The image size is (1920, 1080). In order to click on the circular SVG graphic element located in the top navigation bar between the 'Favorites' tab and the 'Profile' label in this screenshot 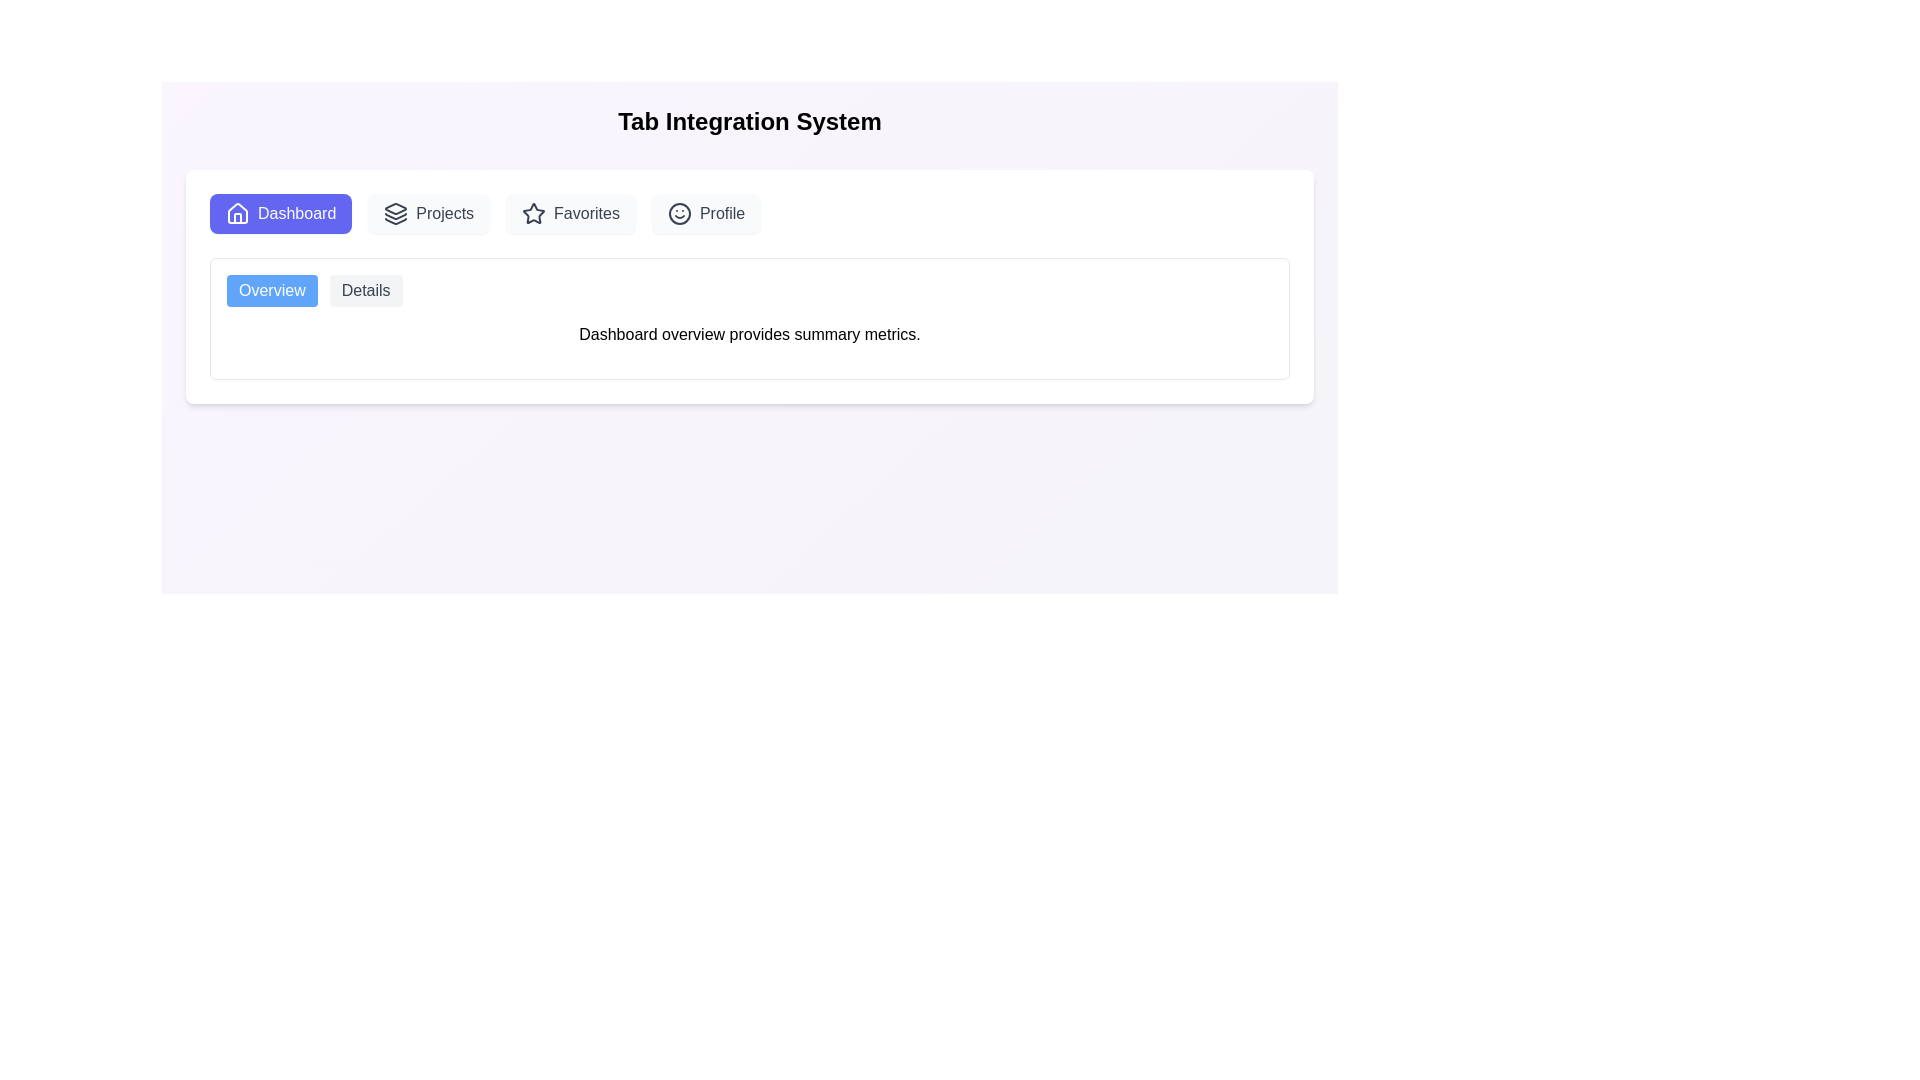, I will do `click(679, 213)`.